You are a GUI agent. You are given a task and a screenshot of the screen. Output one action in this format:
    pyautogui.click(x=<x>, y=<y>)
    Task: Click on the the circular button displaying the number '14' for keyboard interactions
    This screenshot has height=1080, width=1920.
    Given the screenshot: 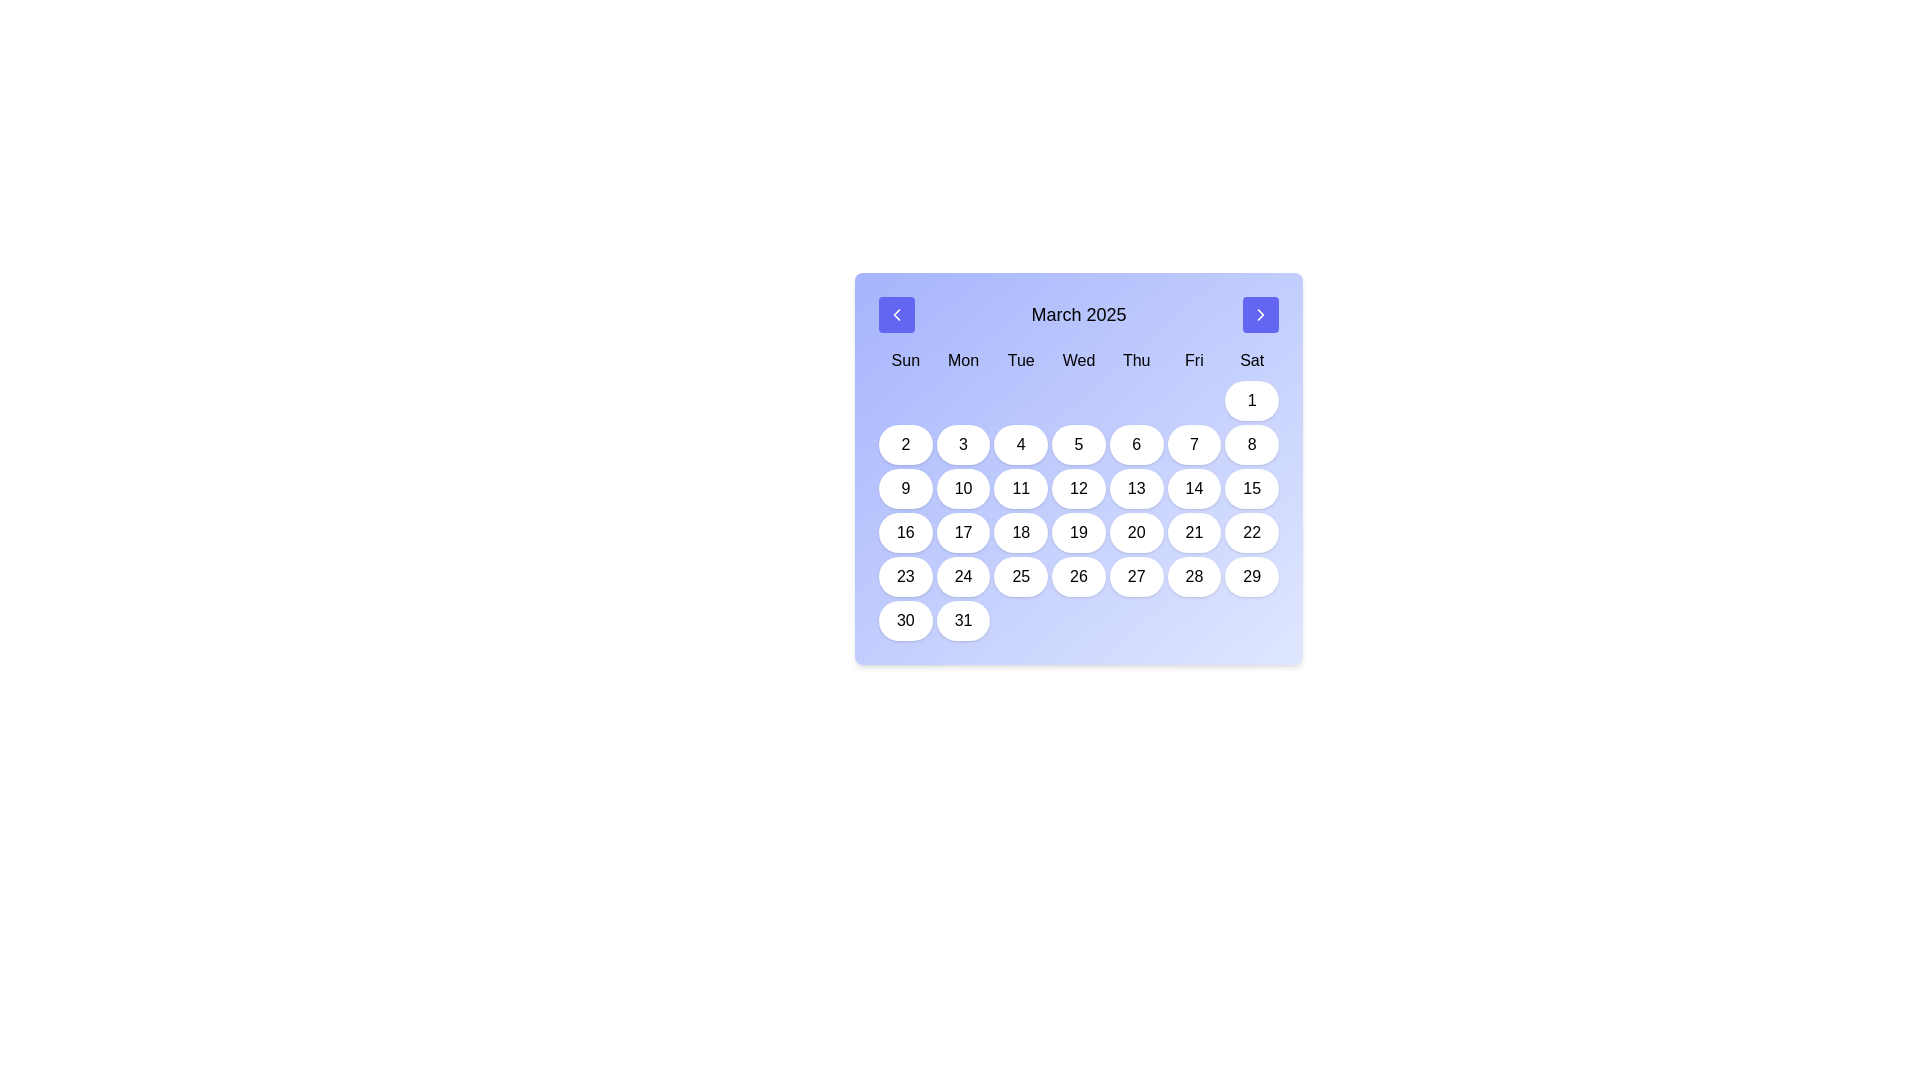 What is the action you would take?
    pyautogui.click(x=1194, y=489)
    